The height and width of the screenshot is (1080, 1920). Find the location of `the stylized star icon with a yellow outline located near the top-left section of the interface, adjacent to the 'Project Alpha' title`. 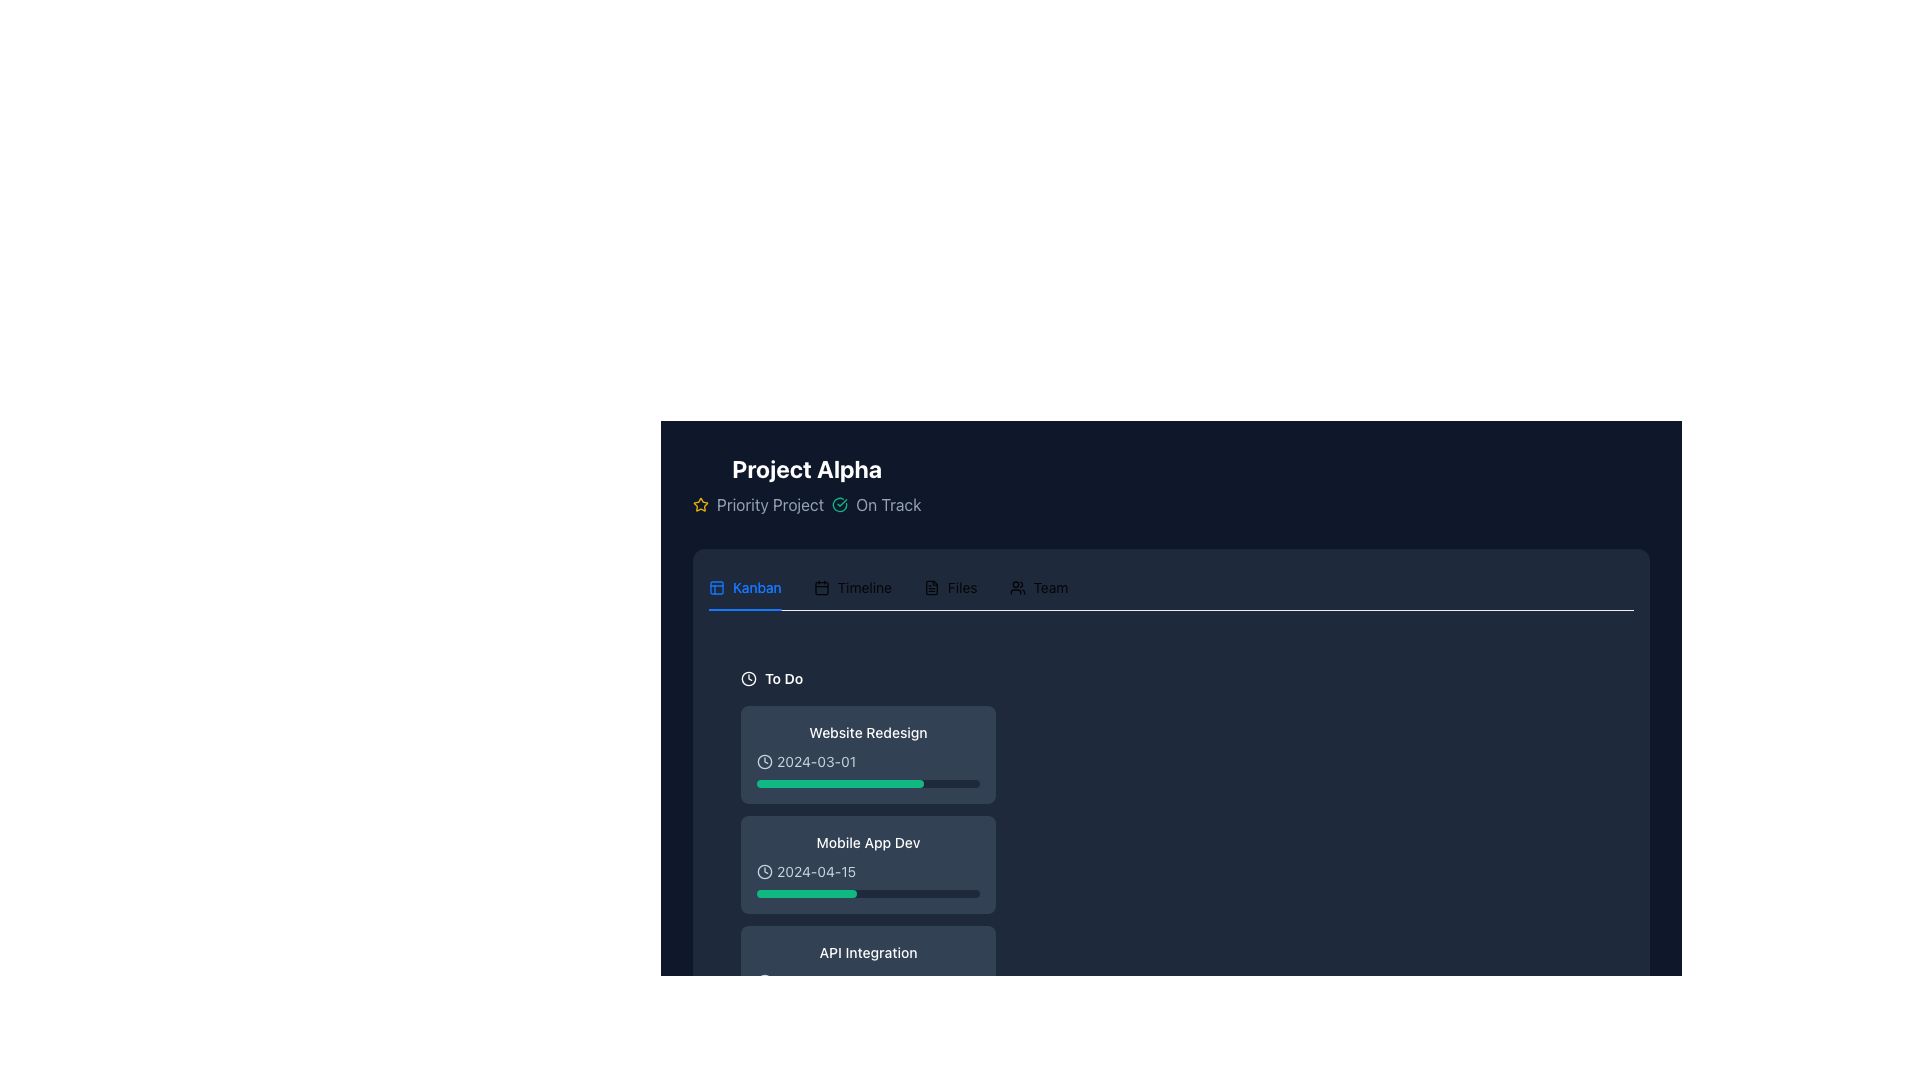

the stylized star icon with a yellow outline located near the top-left section of the interface, adjacent to the 'Project Alpha' title is located at coordinates (700, 503).